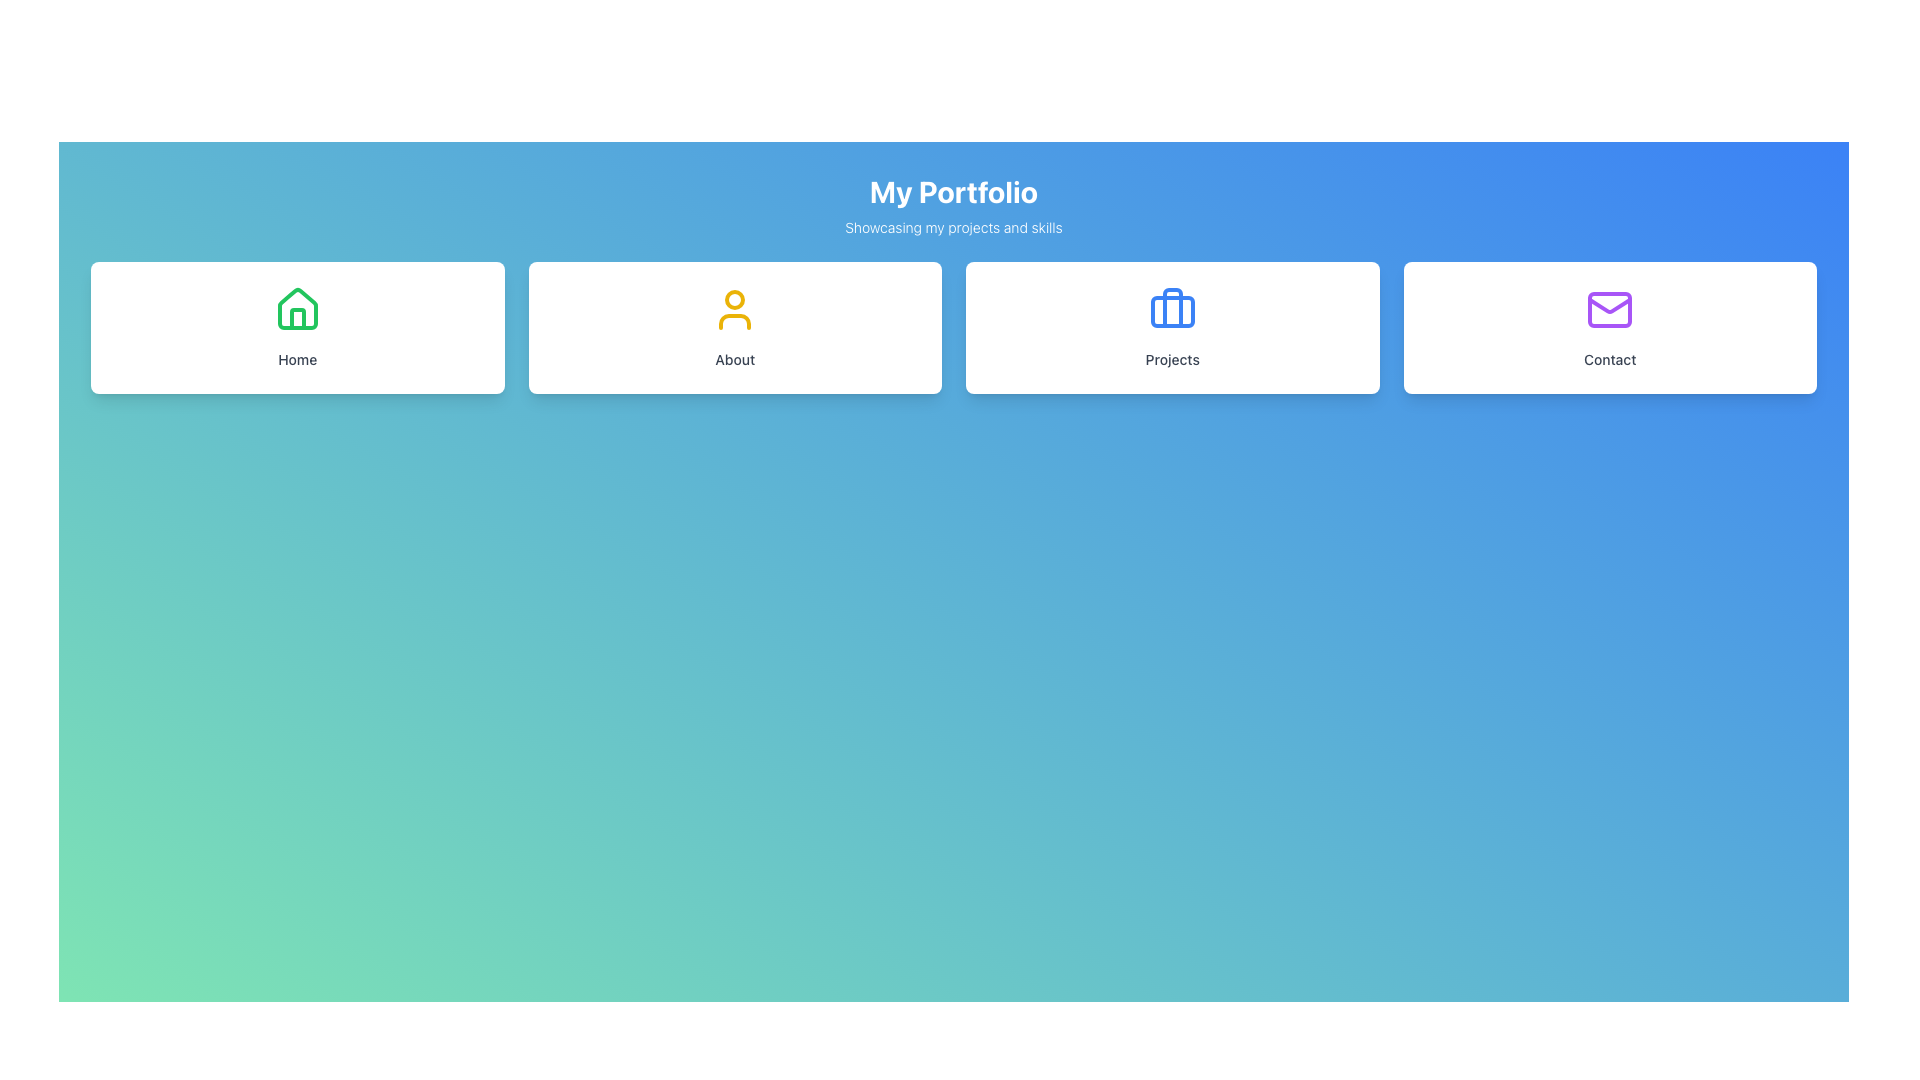 The width and height of the screenshot is (1920, 1080). I want to click on the 'Home' text label located at the bottom of the first card in the 'My Portfolio' section, which indicates navigation to the Home section of the application, so click(296, 358).